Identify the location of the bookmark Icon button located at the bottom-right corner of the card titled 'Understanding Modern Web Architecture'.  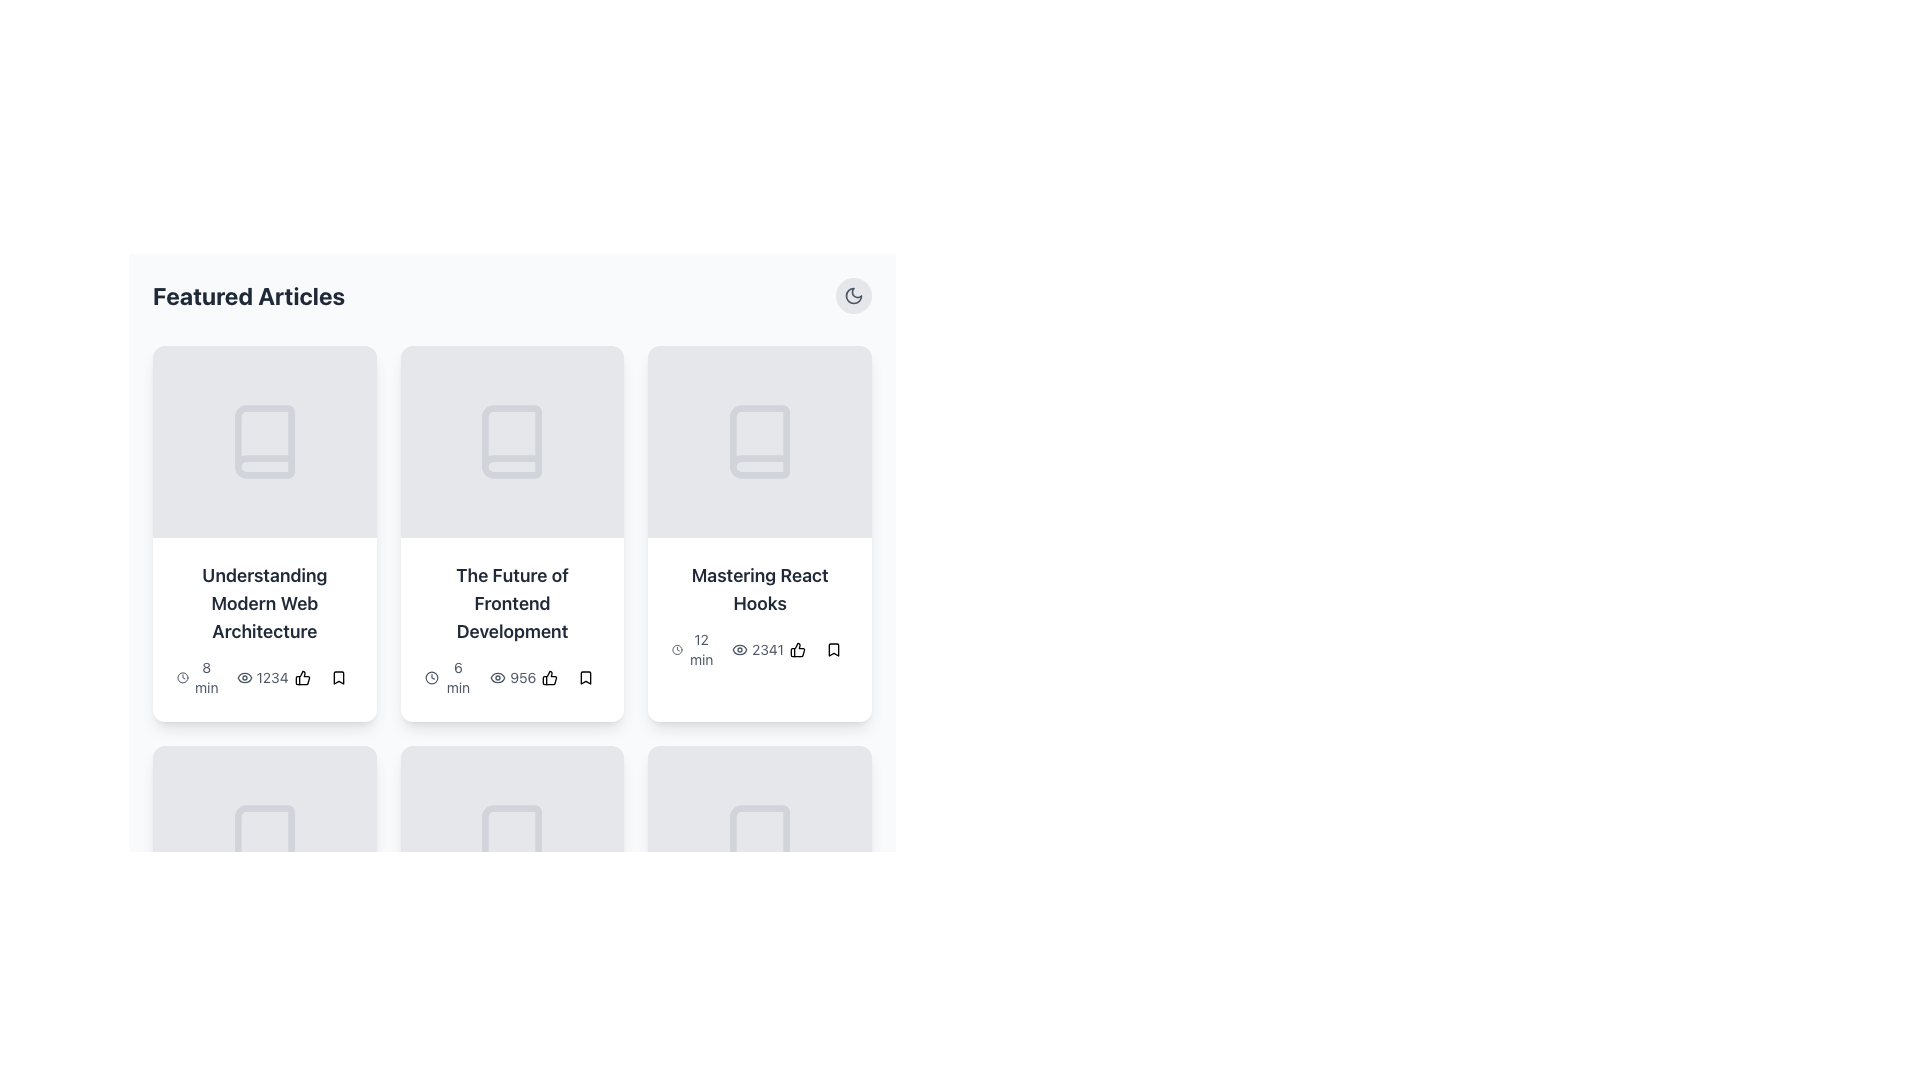
(338, 677).